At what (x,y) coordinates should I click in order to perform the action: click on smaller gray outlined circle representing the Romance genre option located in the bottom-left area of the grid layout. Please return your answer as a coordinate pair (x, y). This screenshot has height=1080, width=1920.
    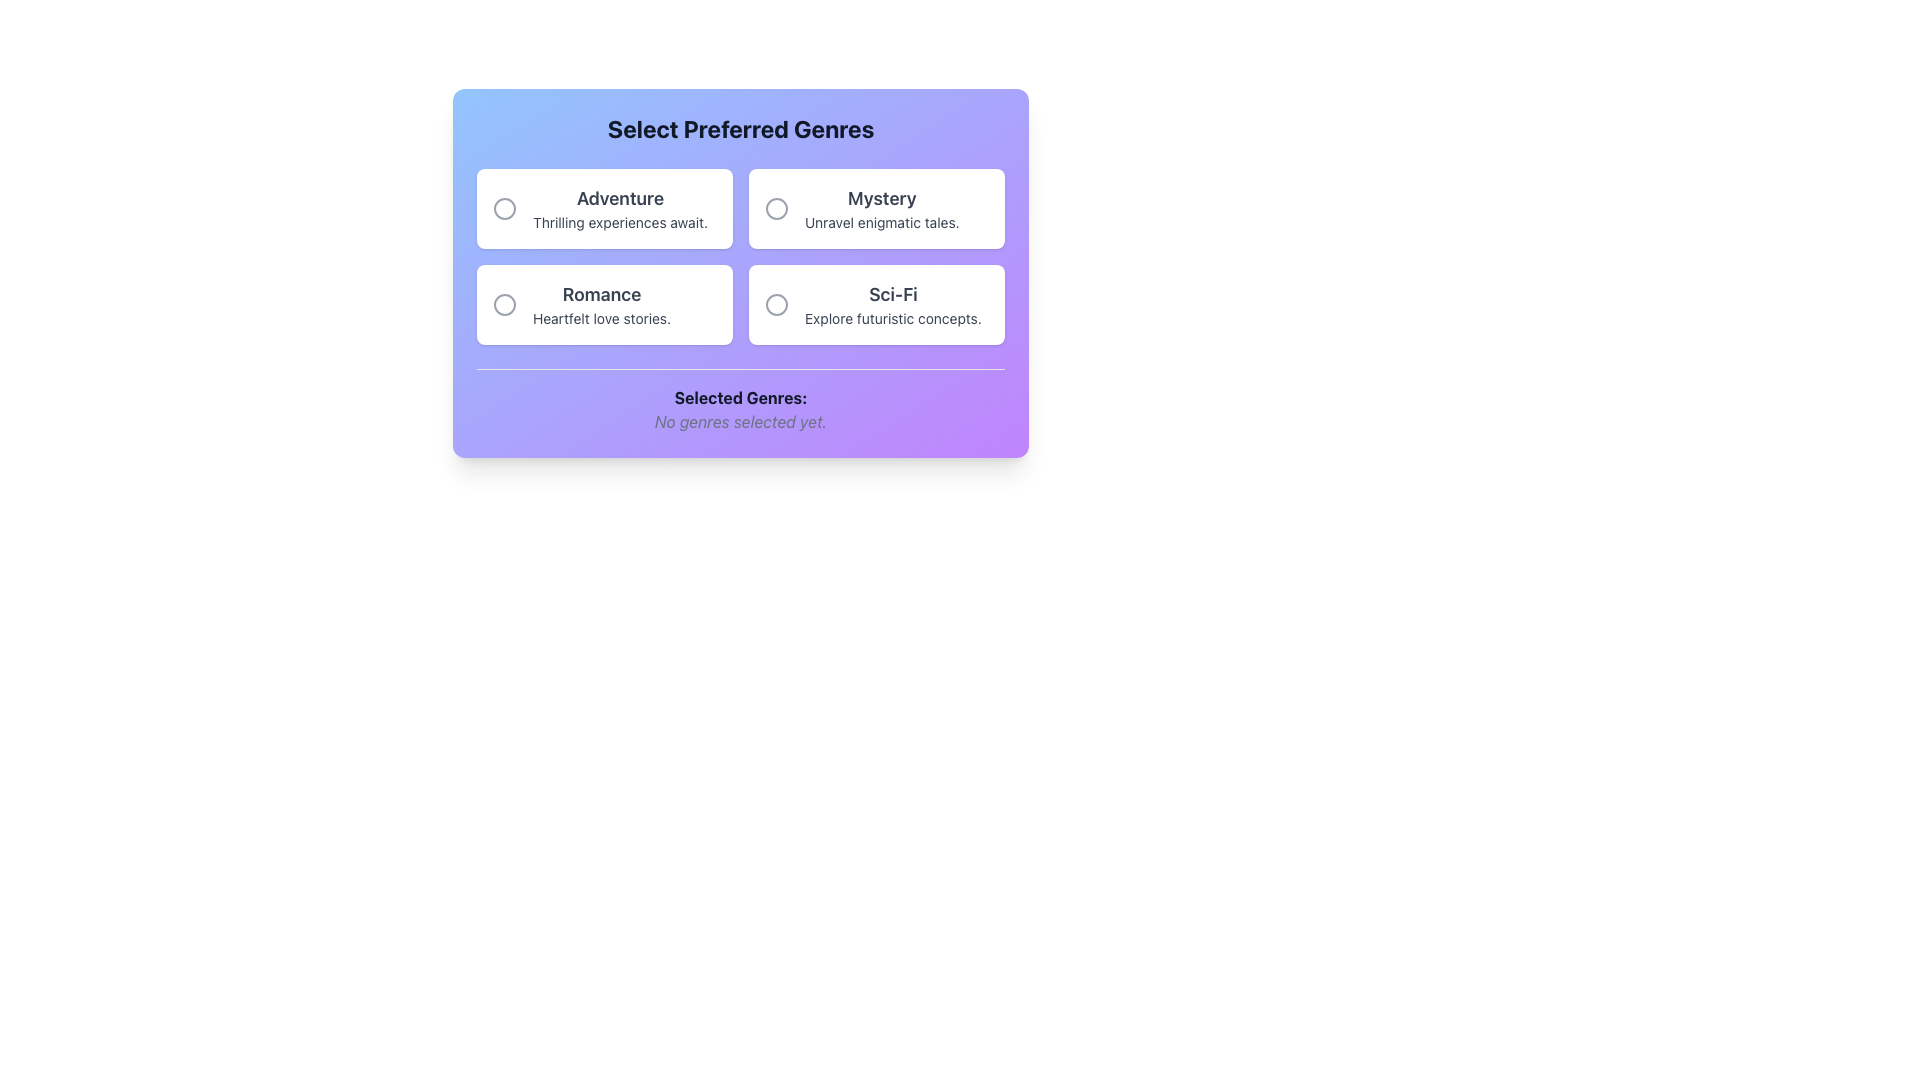
    Looking at the image, I should click on (504, 304).